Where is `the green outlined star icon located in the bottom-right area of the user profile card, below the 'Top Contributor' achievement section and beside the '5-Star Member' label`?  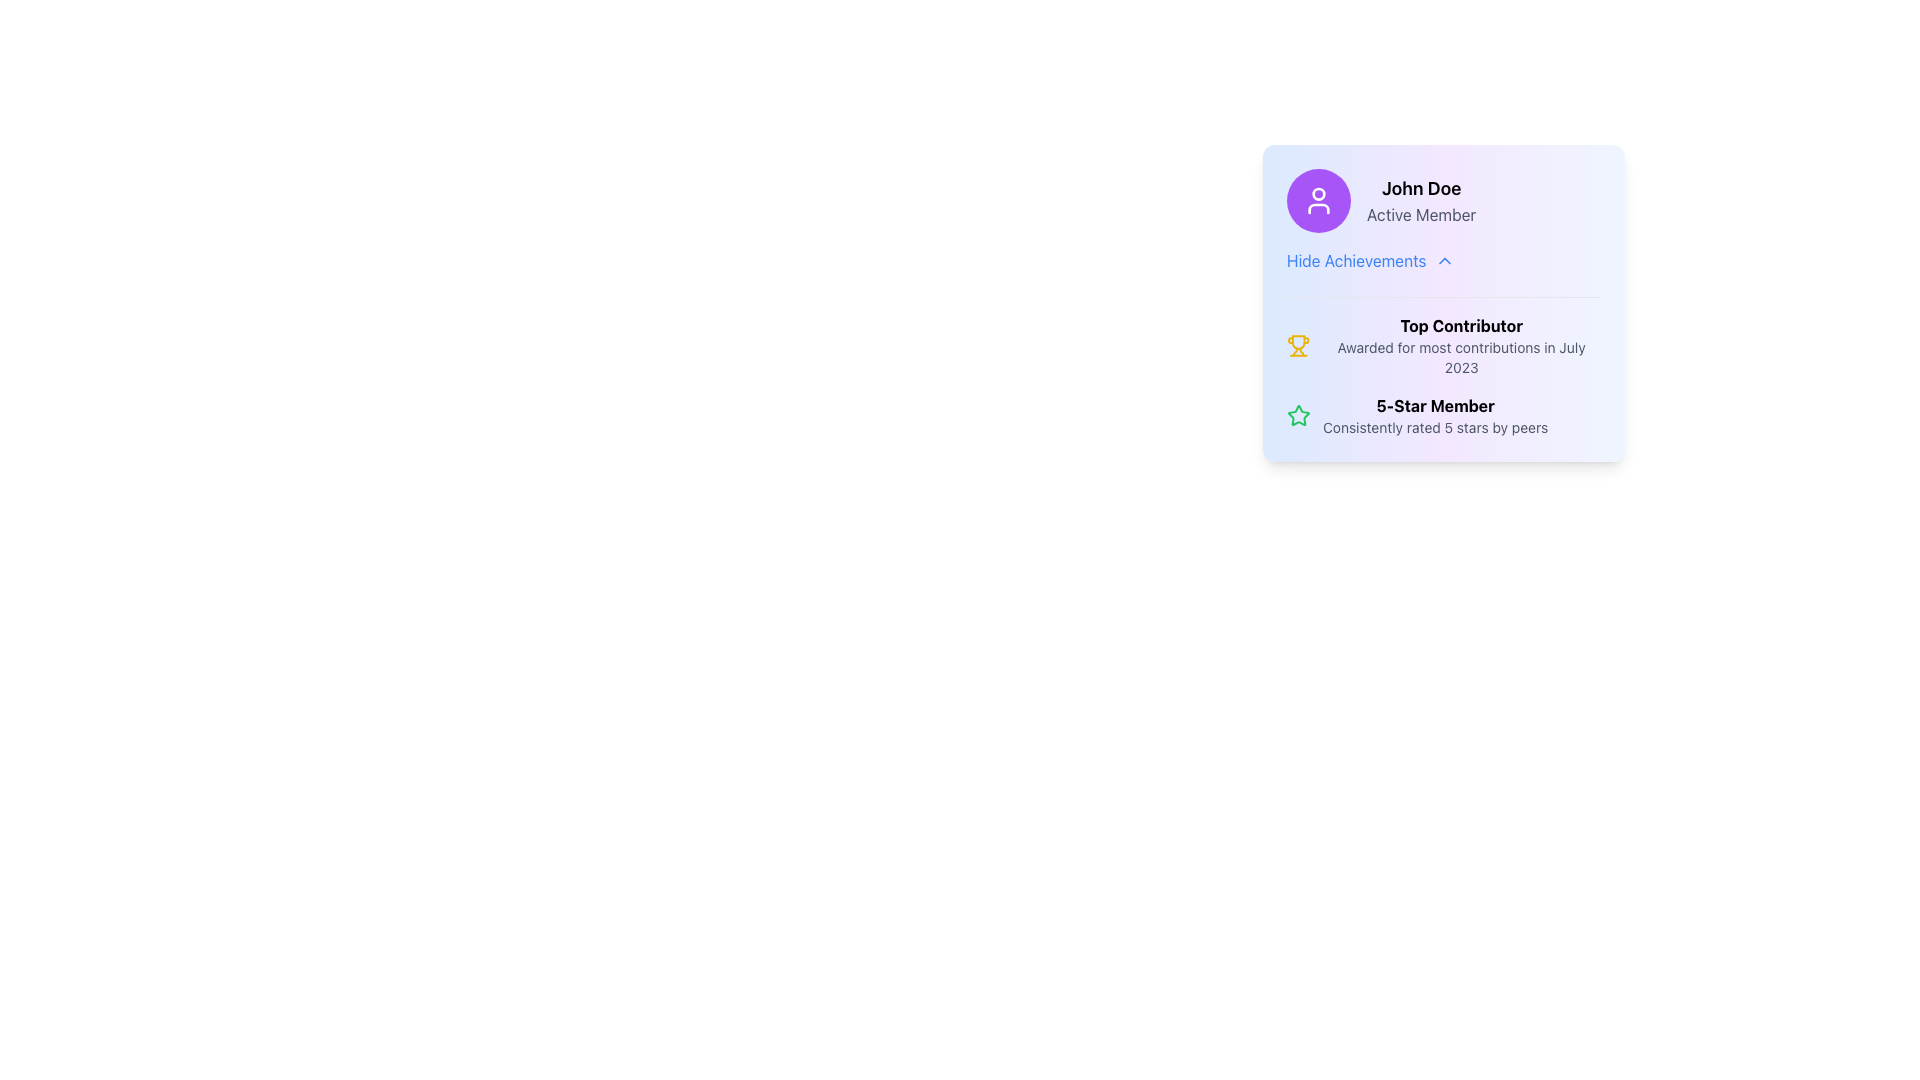
the green outlined star icon located in the bottom-right area of the user profile card, below the 'Top Contributor' achievement section and beside the '5-Star Member' label is located at coordinates (1299, 414).